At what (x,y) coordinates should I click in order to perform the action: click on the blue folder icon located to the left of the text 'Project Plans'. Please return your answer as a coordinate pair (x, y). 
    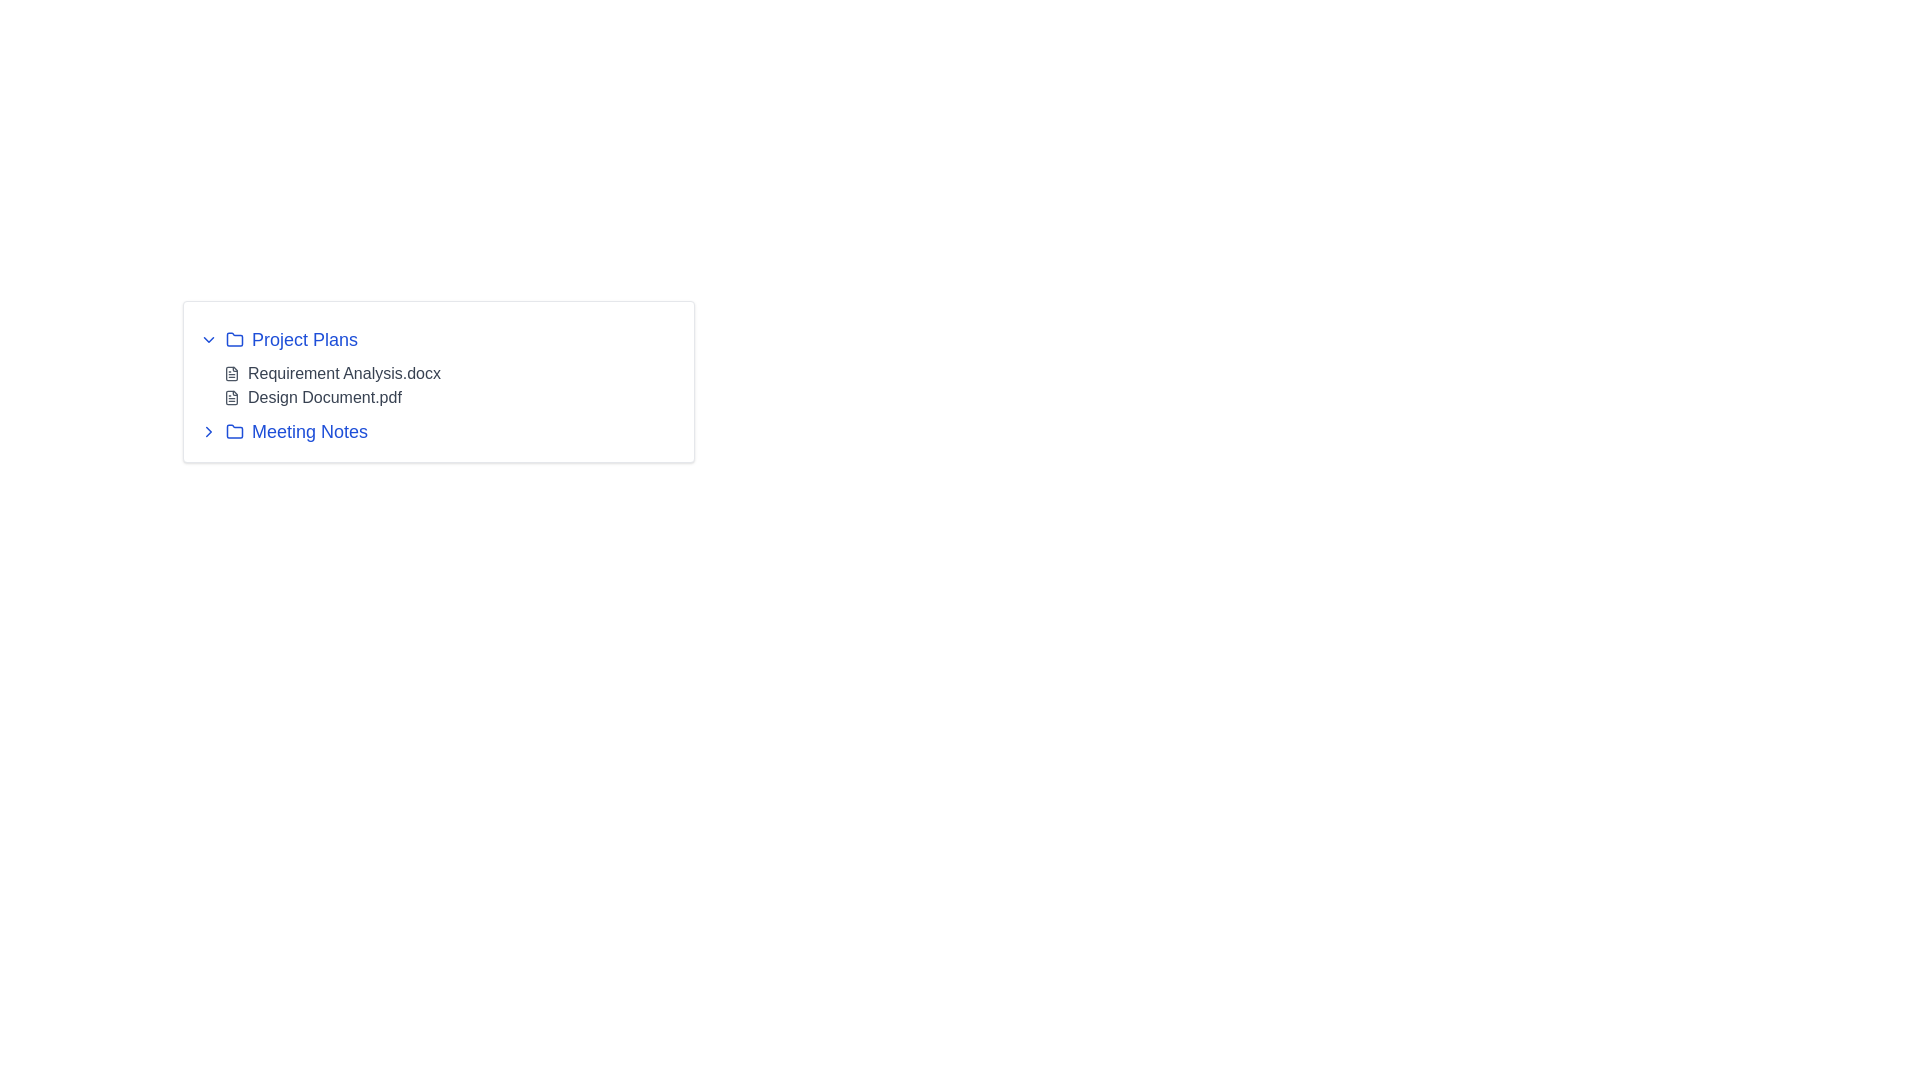
    Looking at the image, I should click on (235, 338).